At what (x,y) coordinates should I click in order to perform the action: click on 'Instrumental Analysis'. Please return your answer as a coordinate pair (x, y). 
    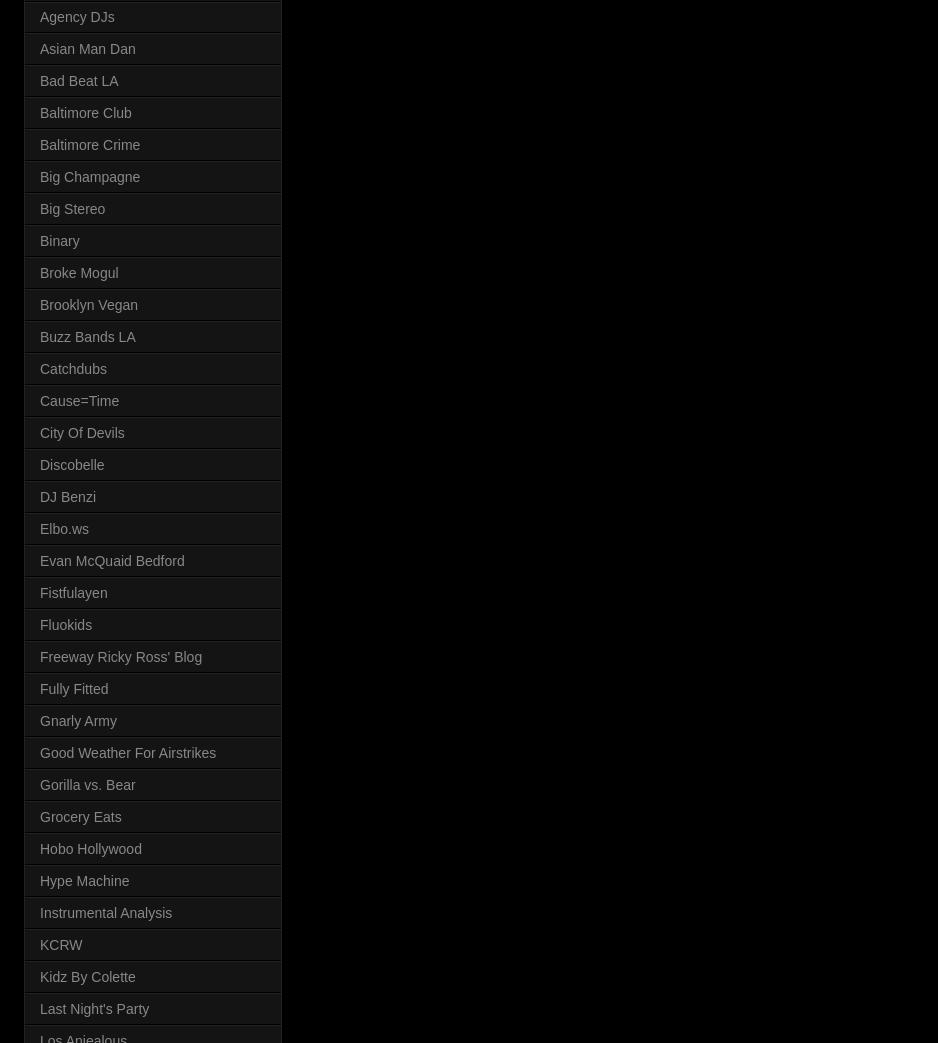
    Looking at the image, I should click on (104, 912).